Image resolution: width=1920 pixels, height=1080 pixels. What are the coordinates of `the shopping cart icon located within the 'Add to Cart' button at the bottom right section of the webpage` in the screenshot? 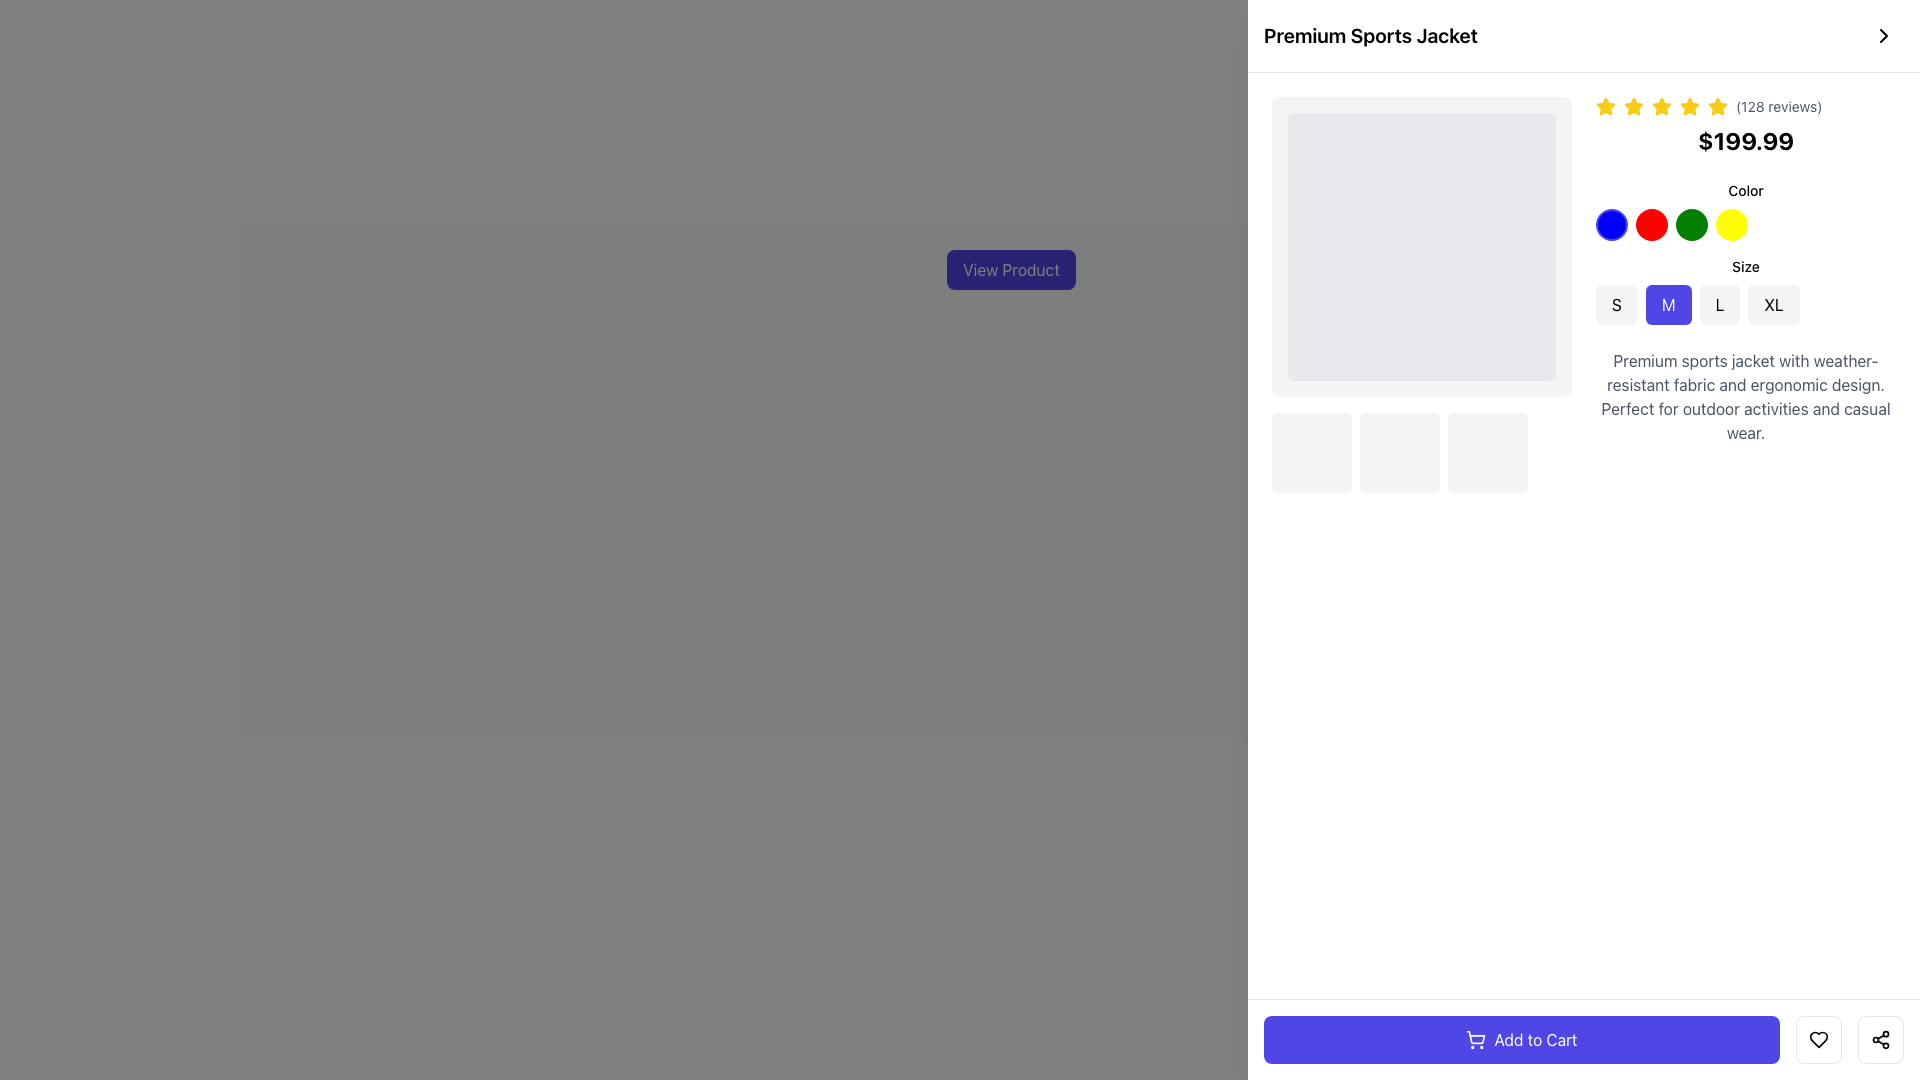 It's located at (1476, 1039).